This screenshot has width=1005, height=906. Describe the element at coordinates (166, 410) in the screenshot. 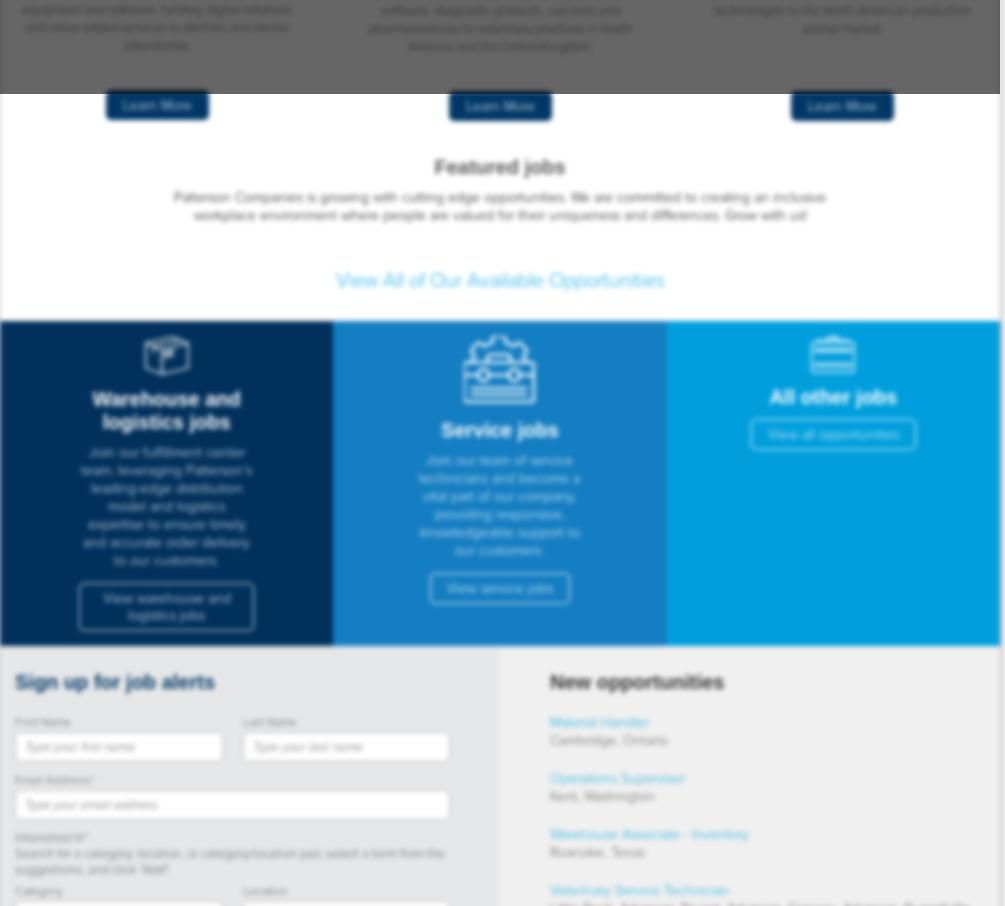

I see `'Warehouse and logistics jobs'` at that location.